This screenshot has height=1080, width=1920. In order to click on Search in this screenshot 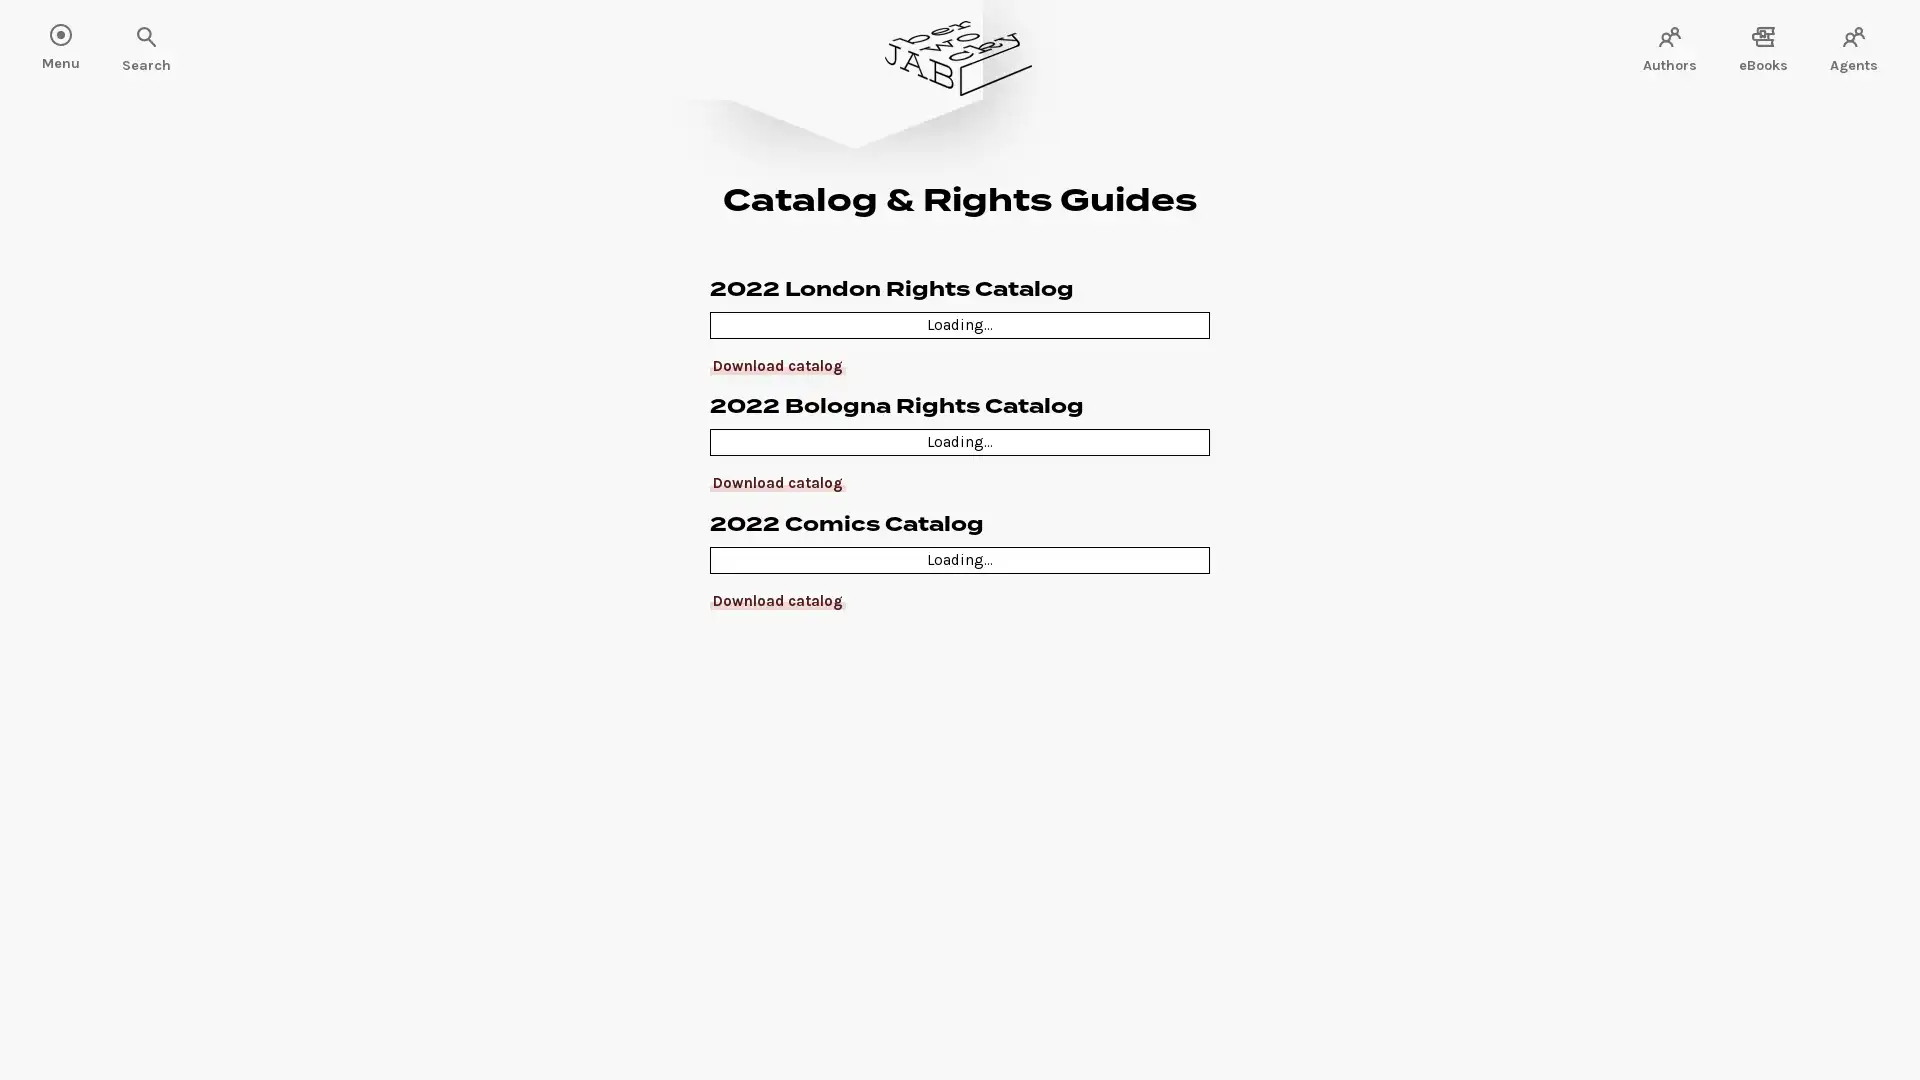, I will do `click(80, 38)`.